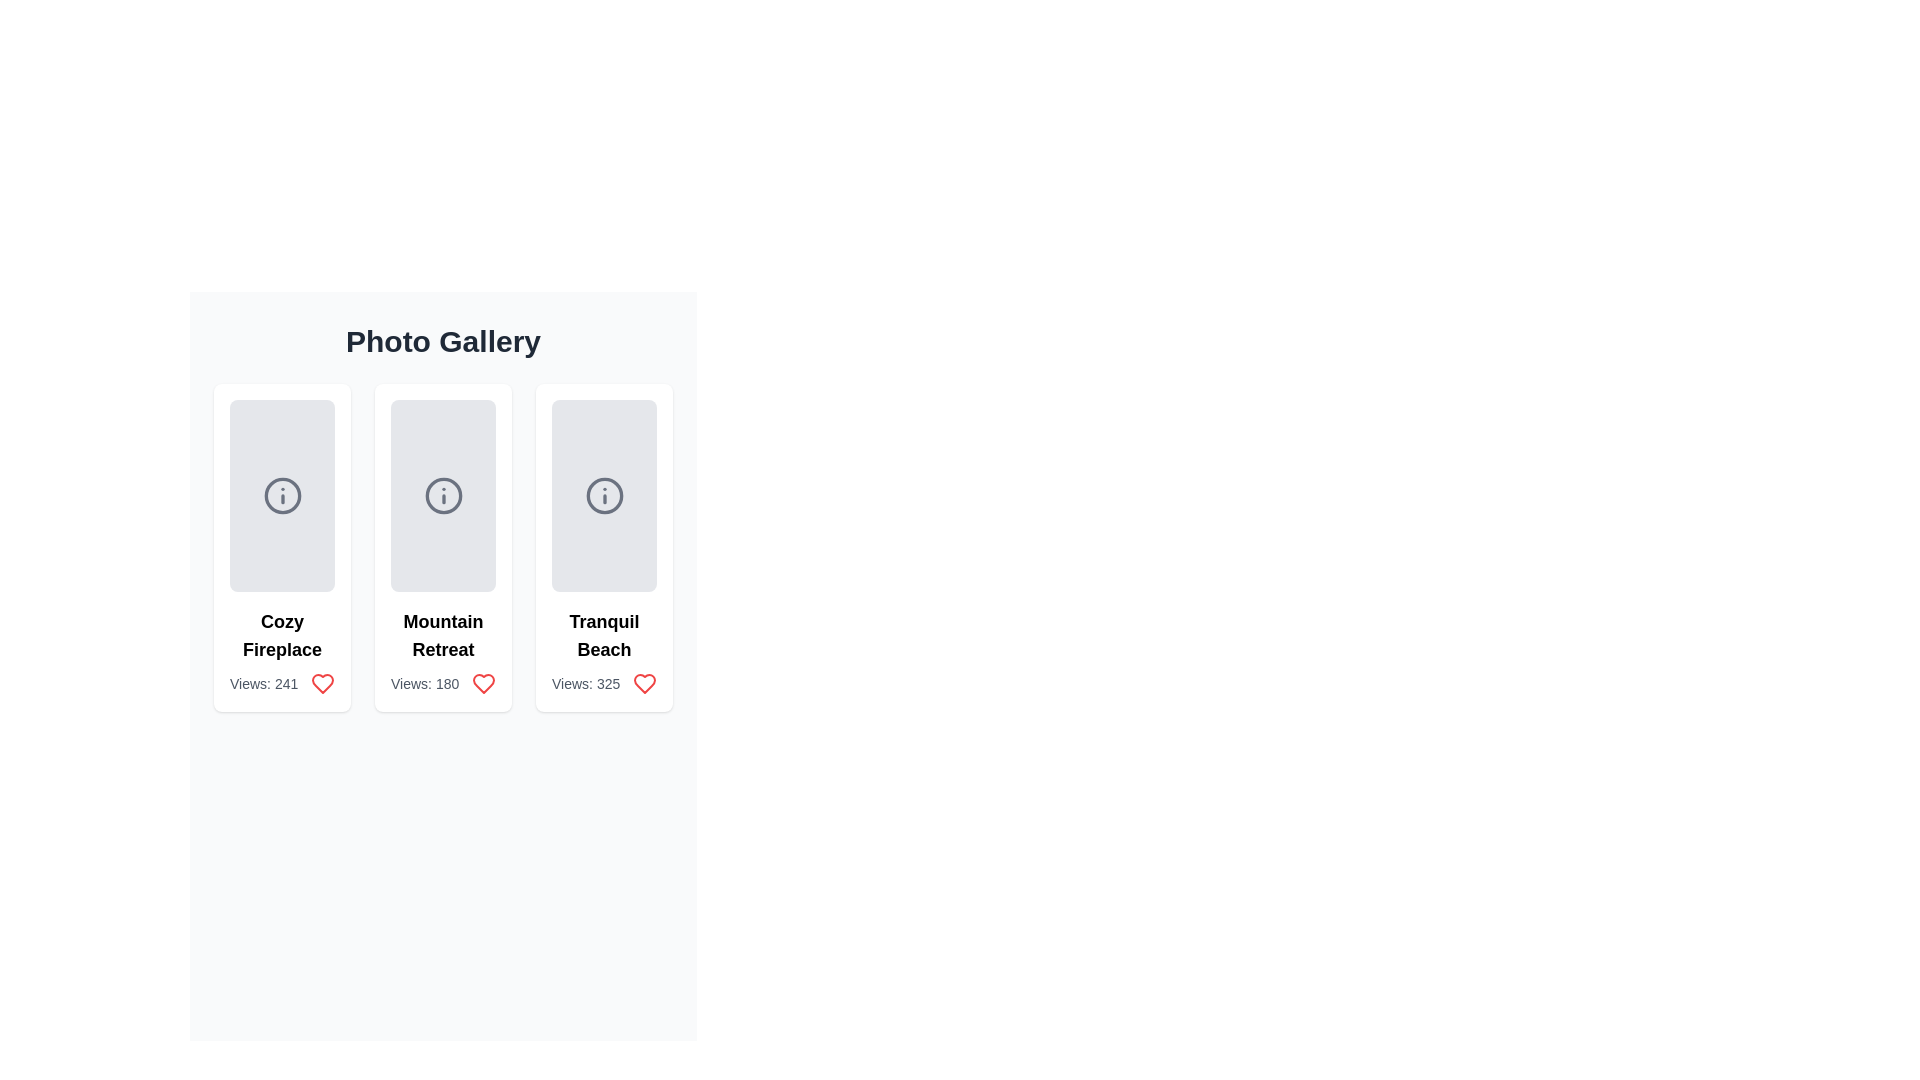  Describe the element at coordinates (603, 636) in the screenshot. I see `text label located in the third card, positioned below the central icon and above the views count label` at that location.